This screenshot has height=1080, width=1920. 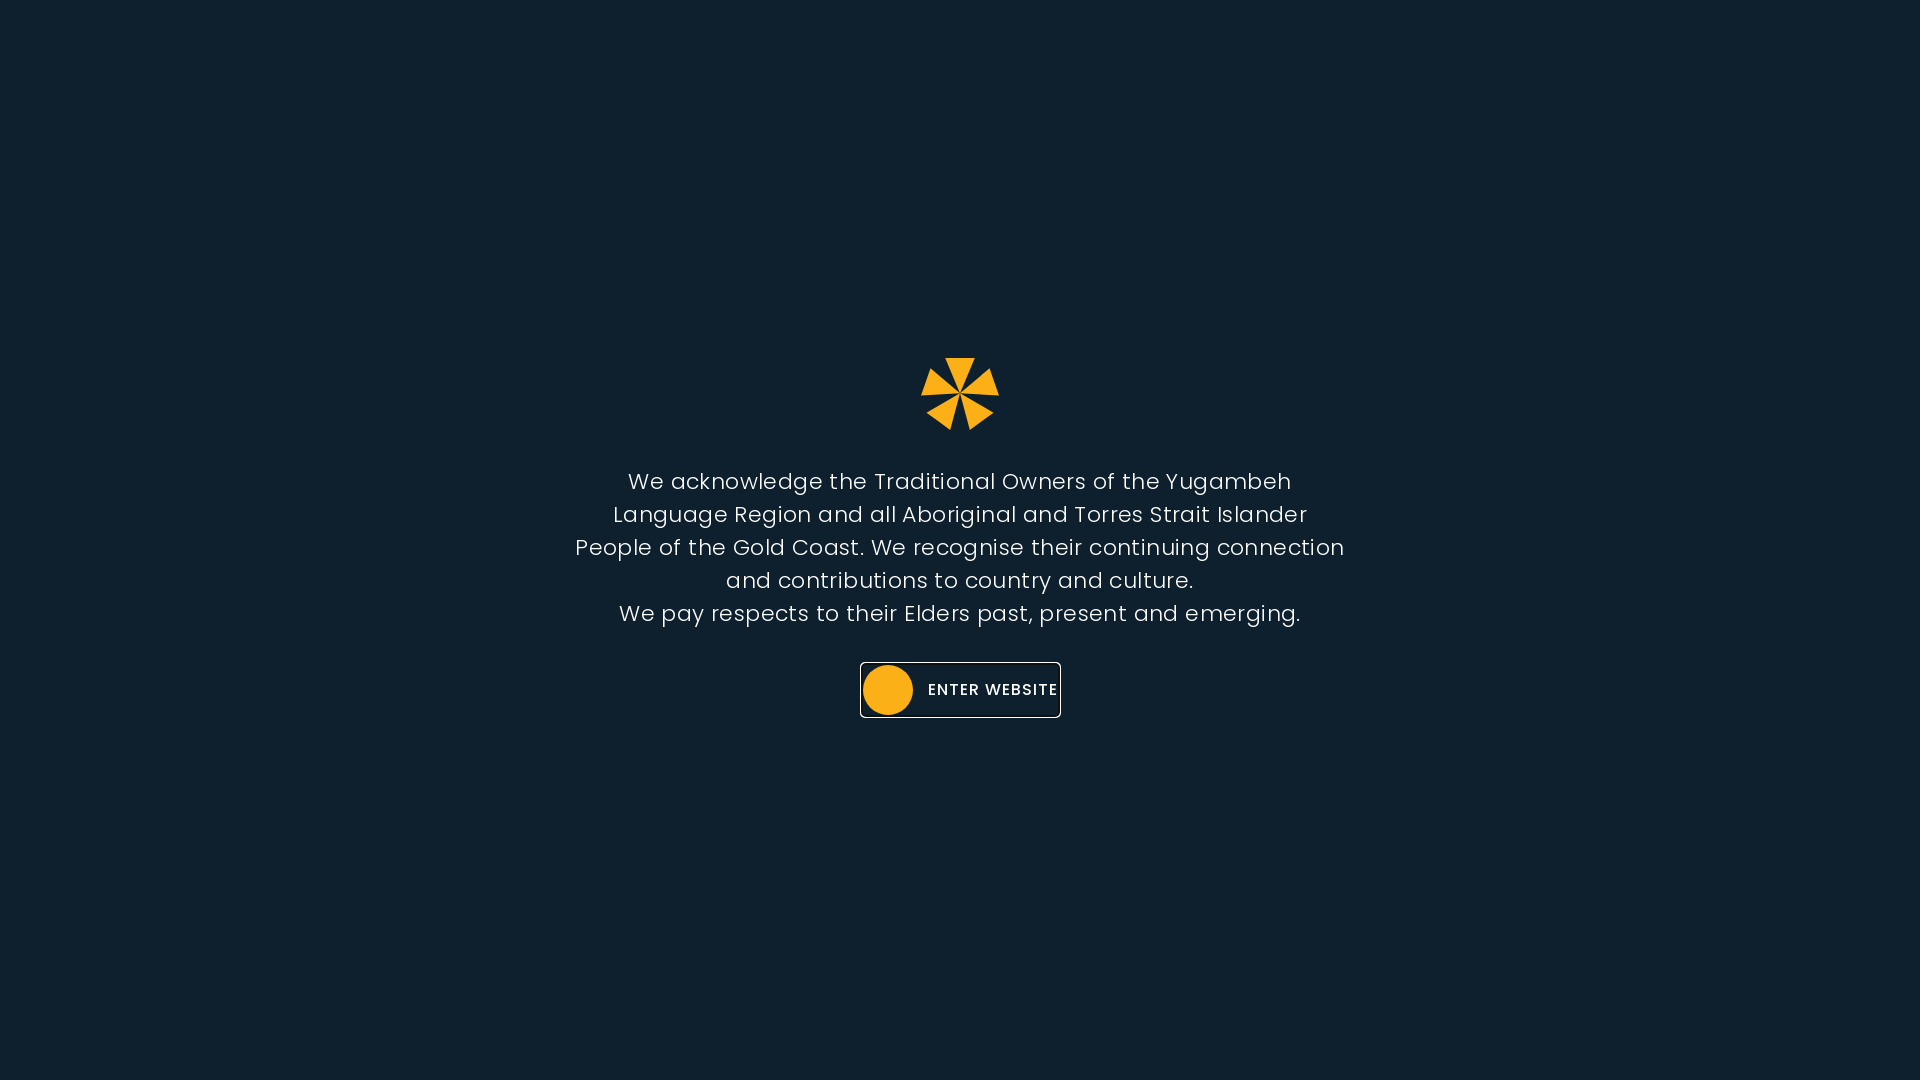 I want to click on 'ENTER WEBSITE', so click(x=958, y=689).